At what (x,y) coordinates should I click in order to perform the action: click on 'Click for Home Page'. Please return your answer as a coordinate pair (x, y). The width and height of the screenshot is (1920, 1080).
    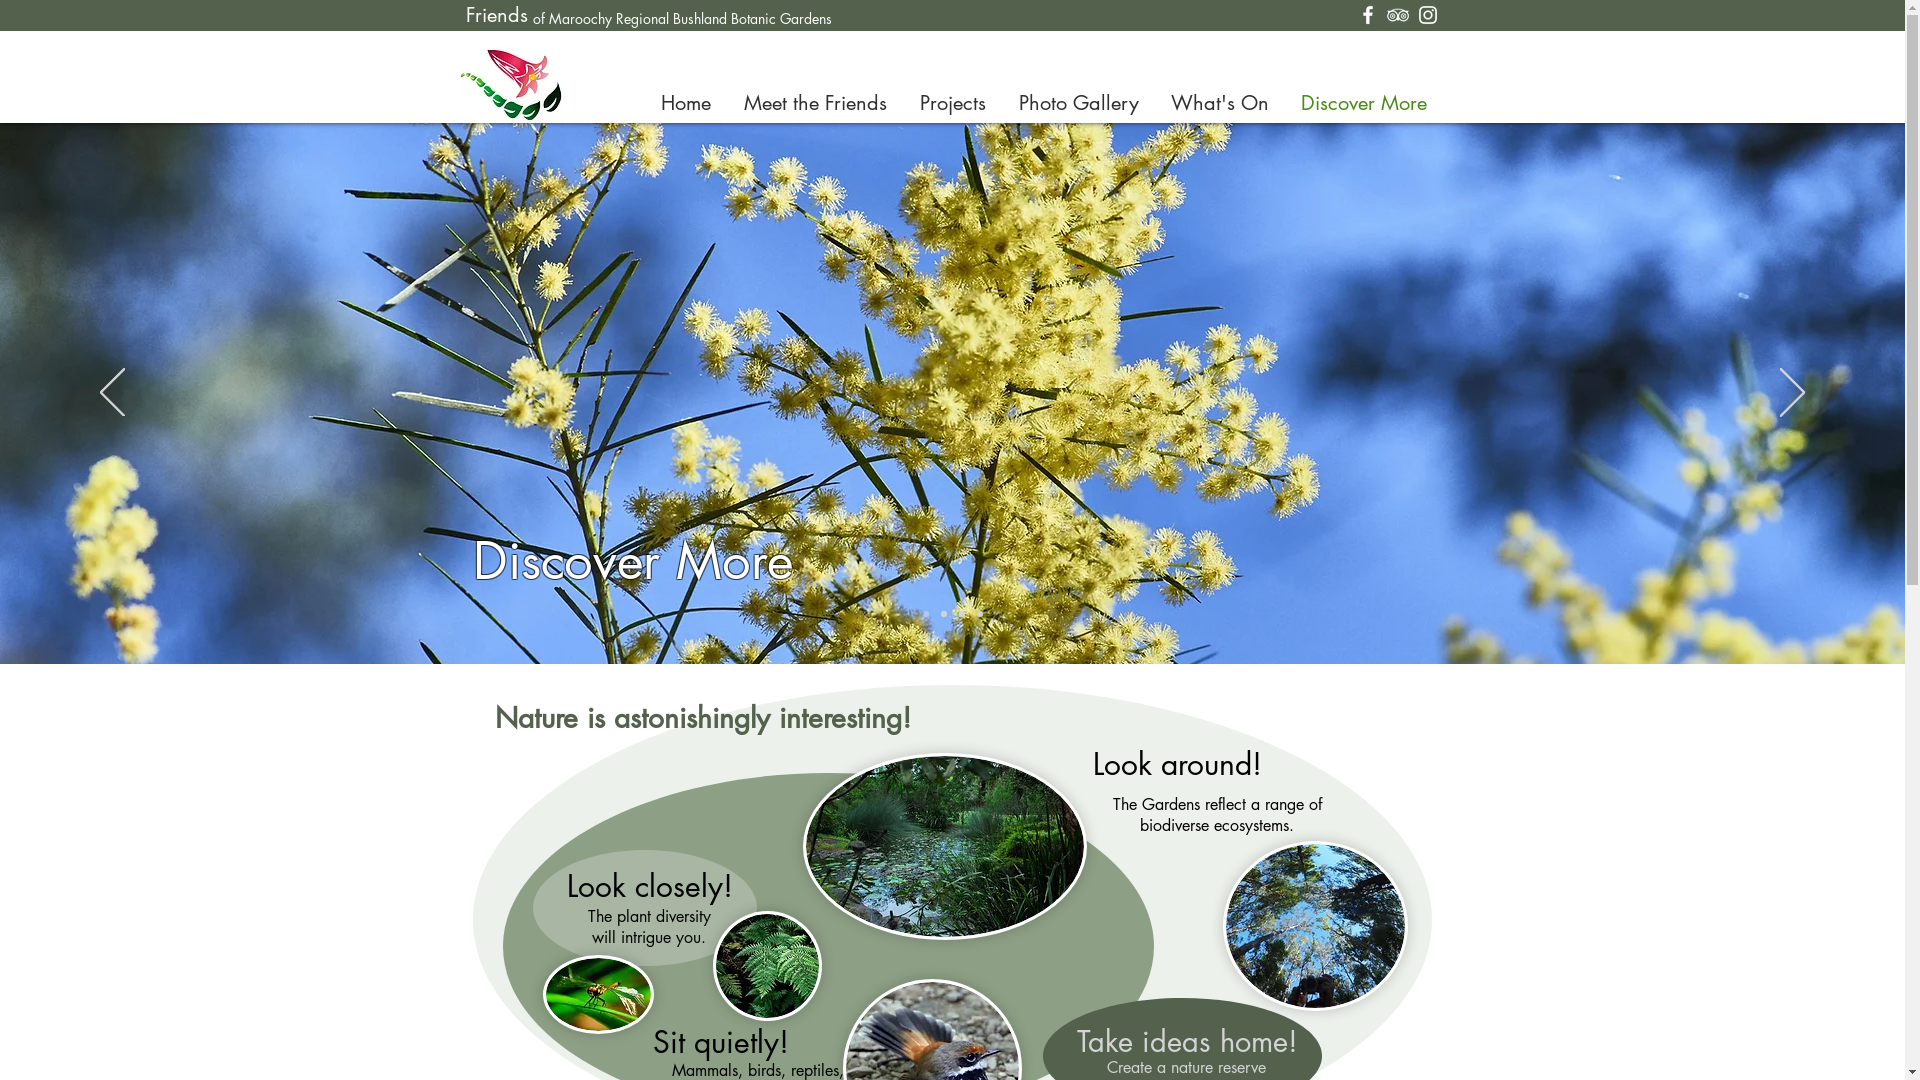
    Looking at the image, I should click on (510, 83).